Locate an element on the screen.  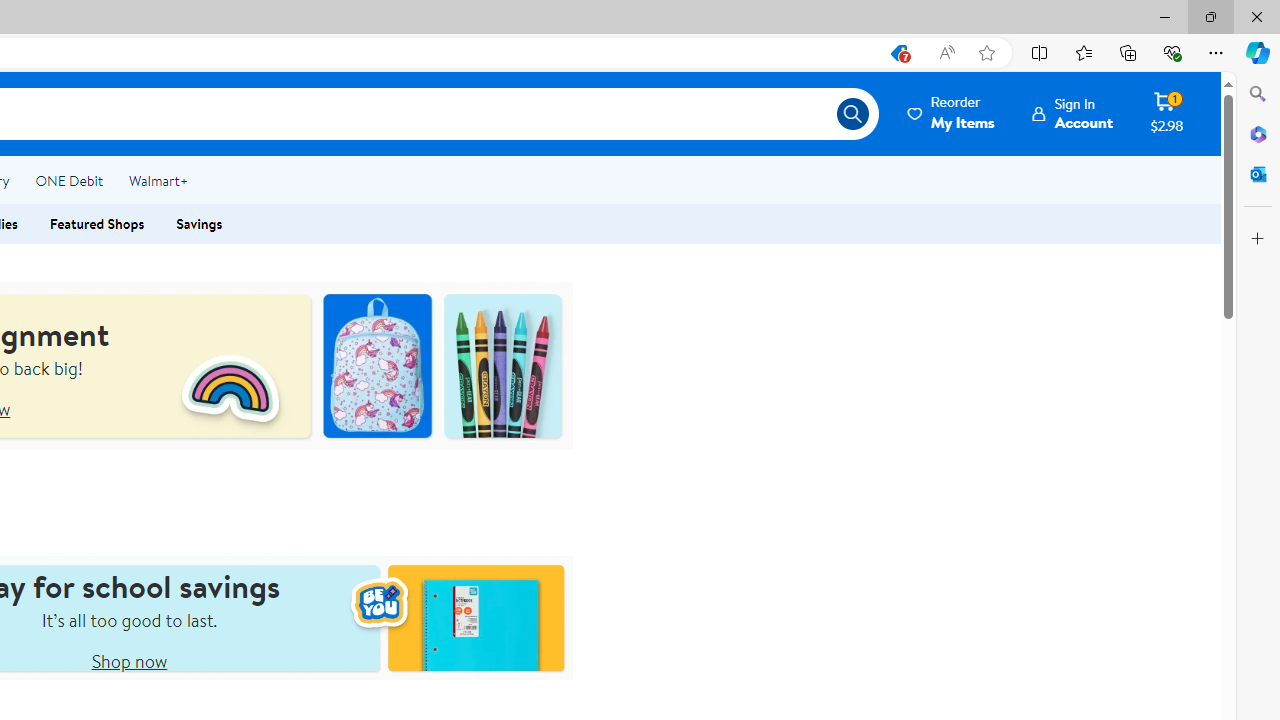
'Reorder My Items' is located at coordinates (951, 113).